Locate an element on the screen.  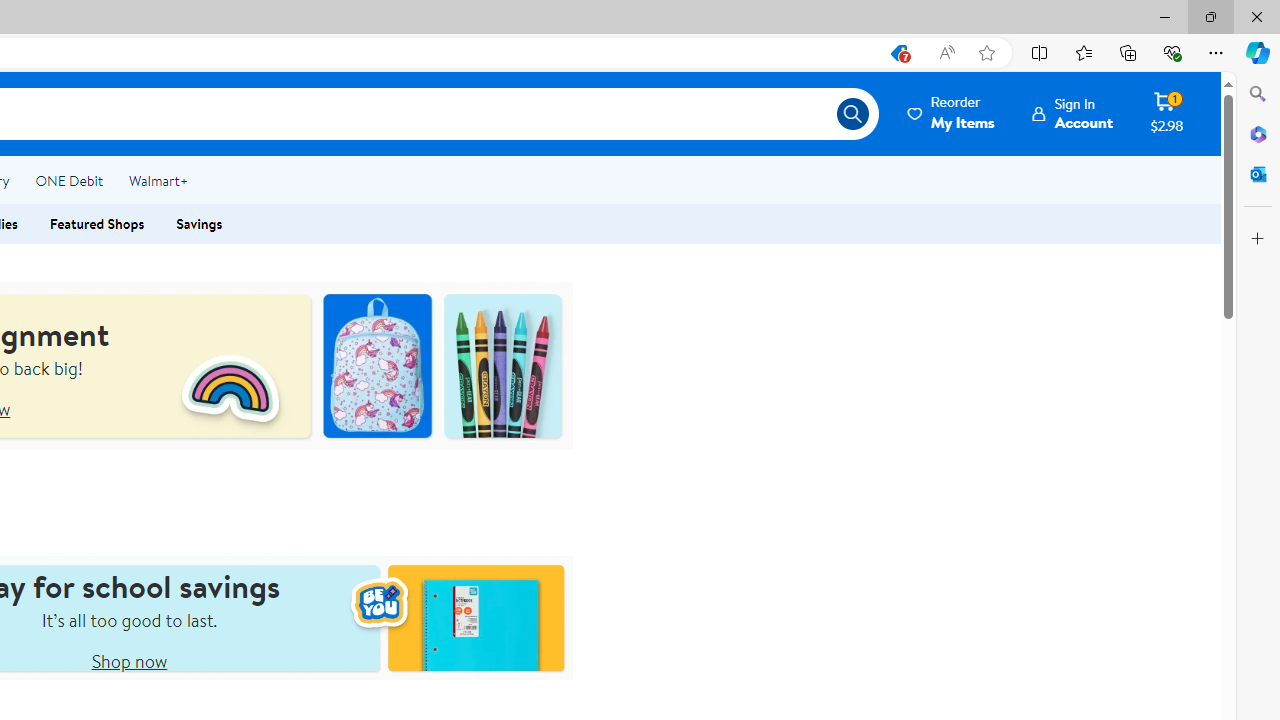
'Reorder My Items' is located at coordinates (951, 113).